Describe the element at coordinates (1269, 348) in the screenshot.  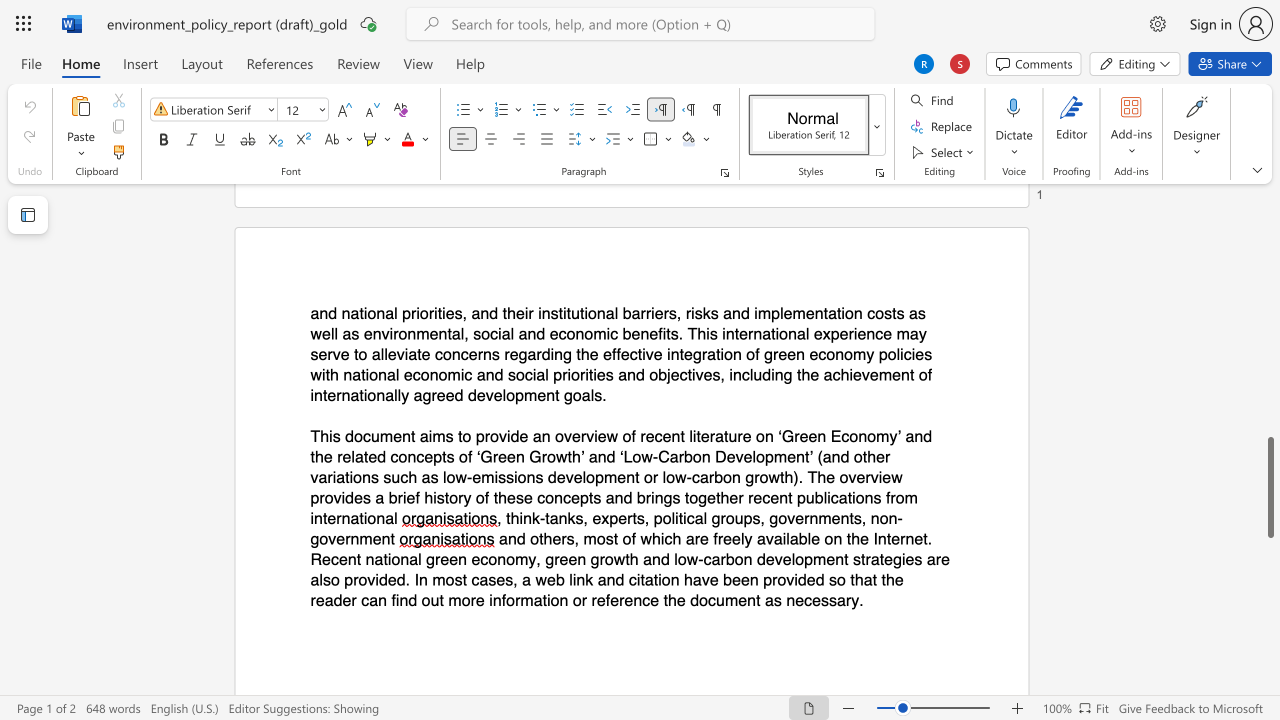
I see `the scrollbar to move the view up` at that location.